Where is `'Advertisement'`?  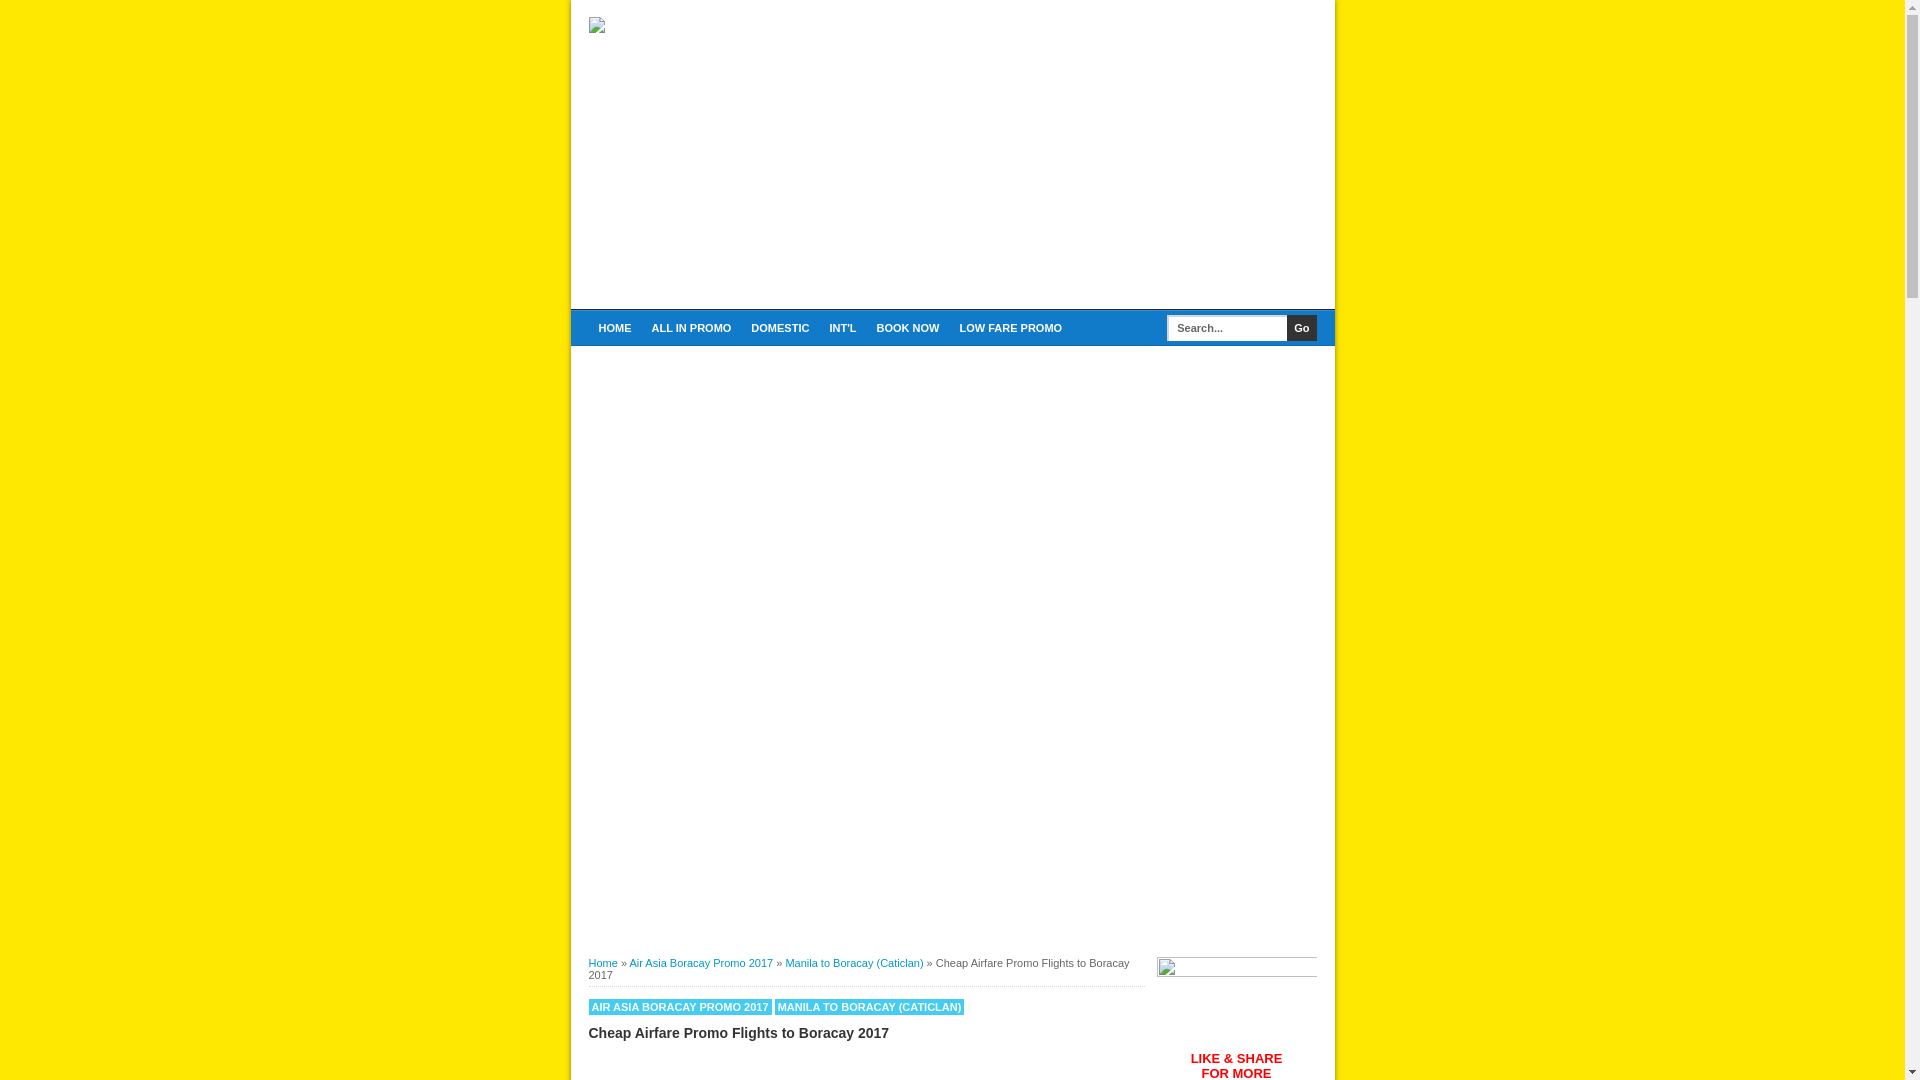 'Advertisement' is located at coordinates (587, 789).